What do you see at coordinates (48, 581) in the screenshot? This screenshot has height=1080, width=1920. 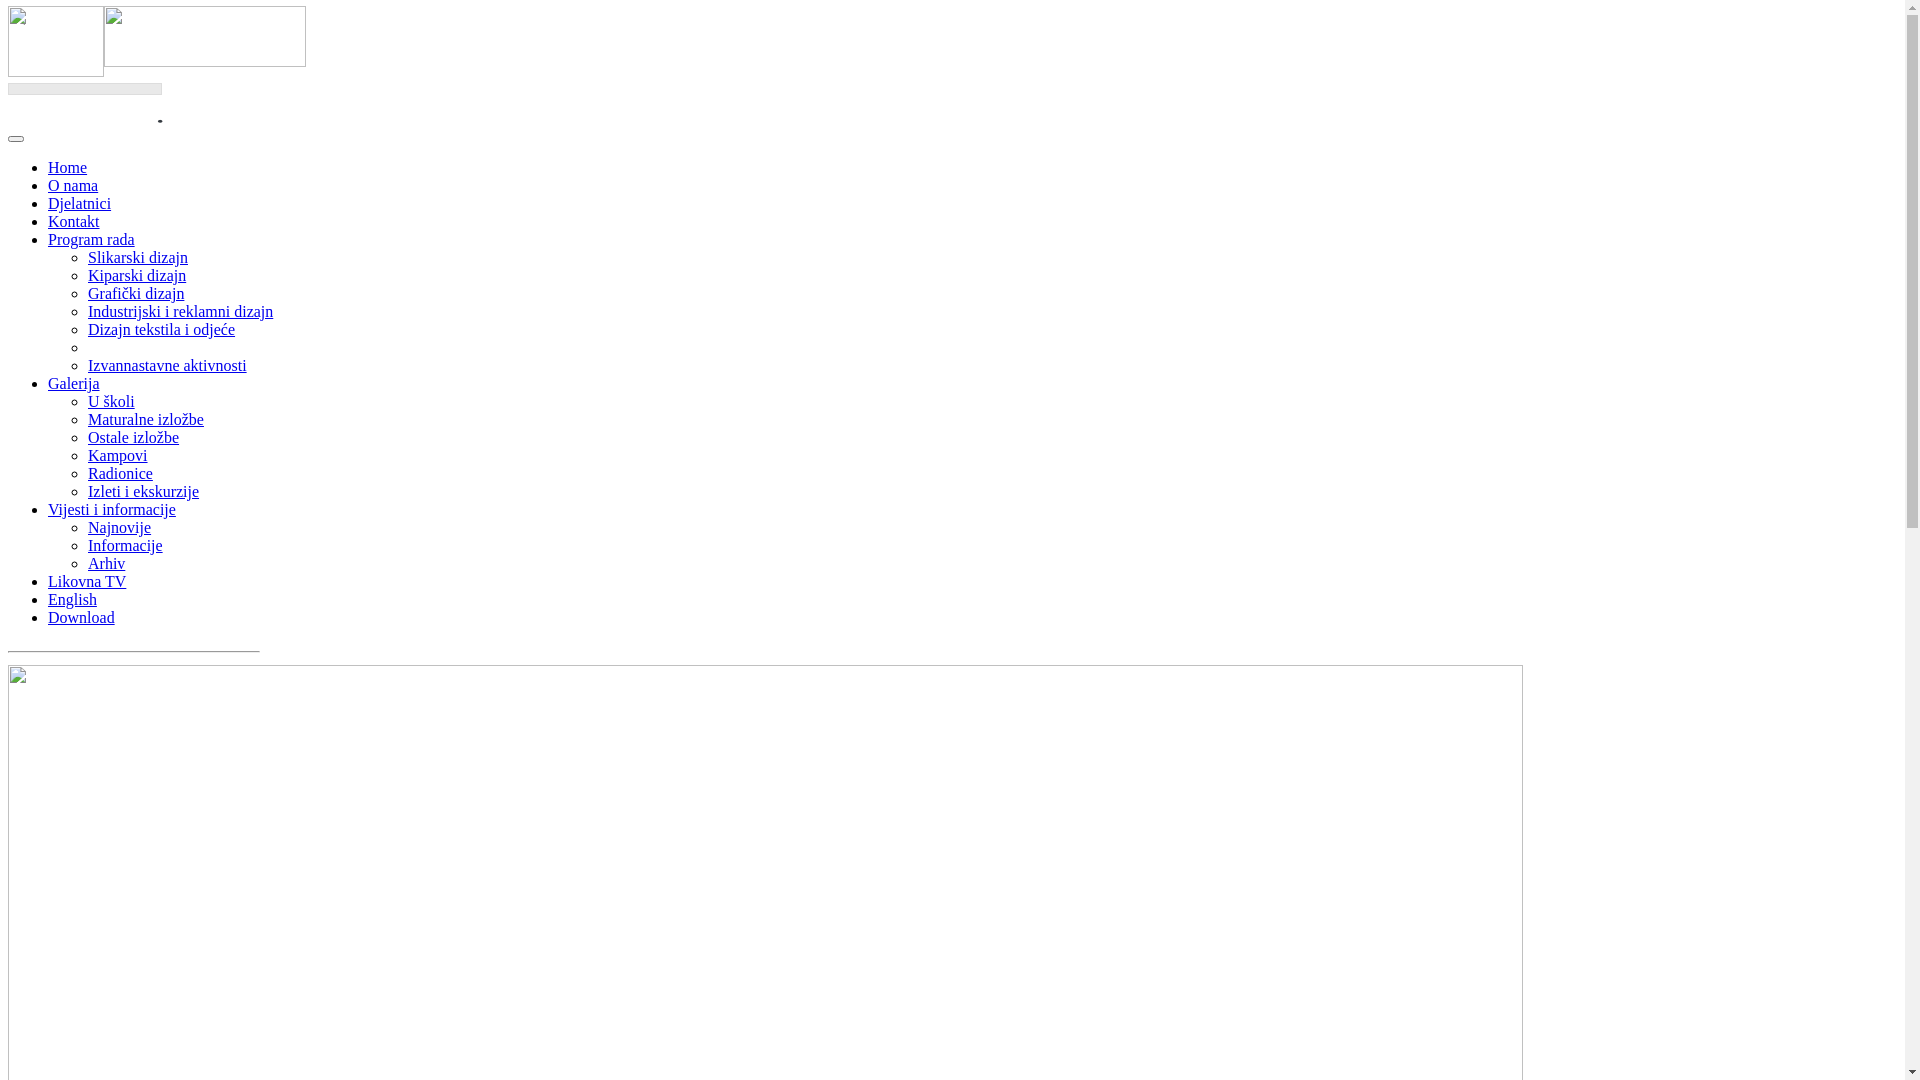 I see `'Likovna TV'` at bounding box center [48, 581].